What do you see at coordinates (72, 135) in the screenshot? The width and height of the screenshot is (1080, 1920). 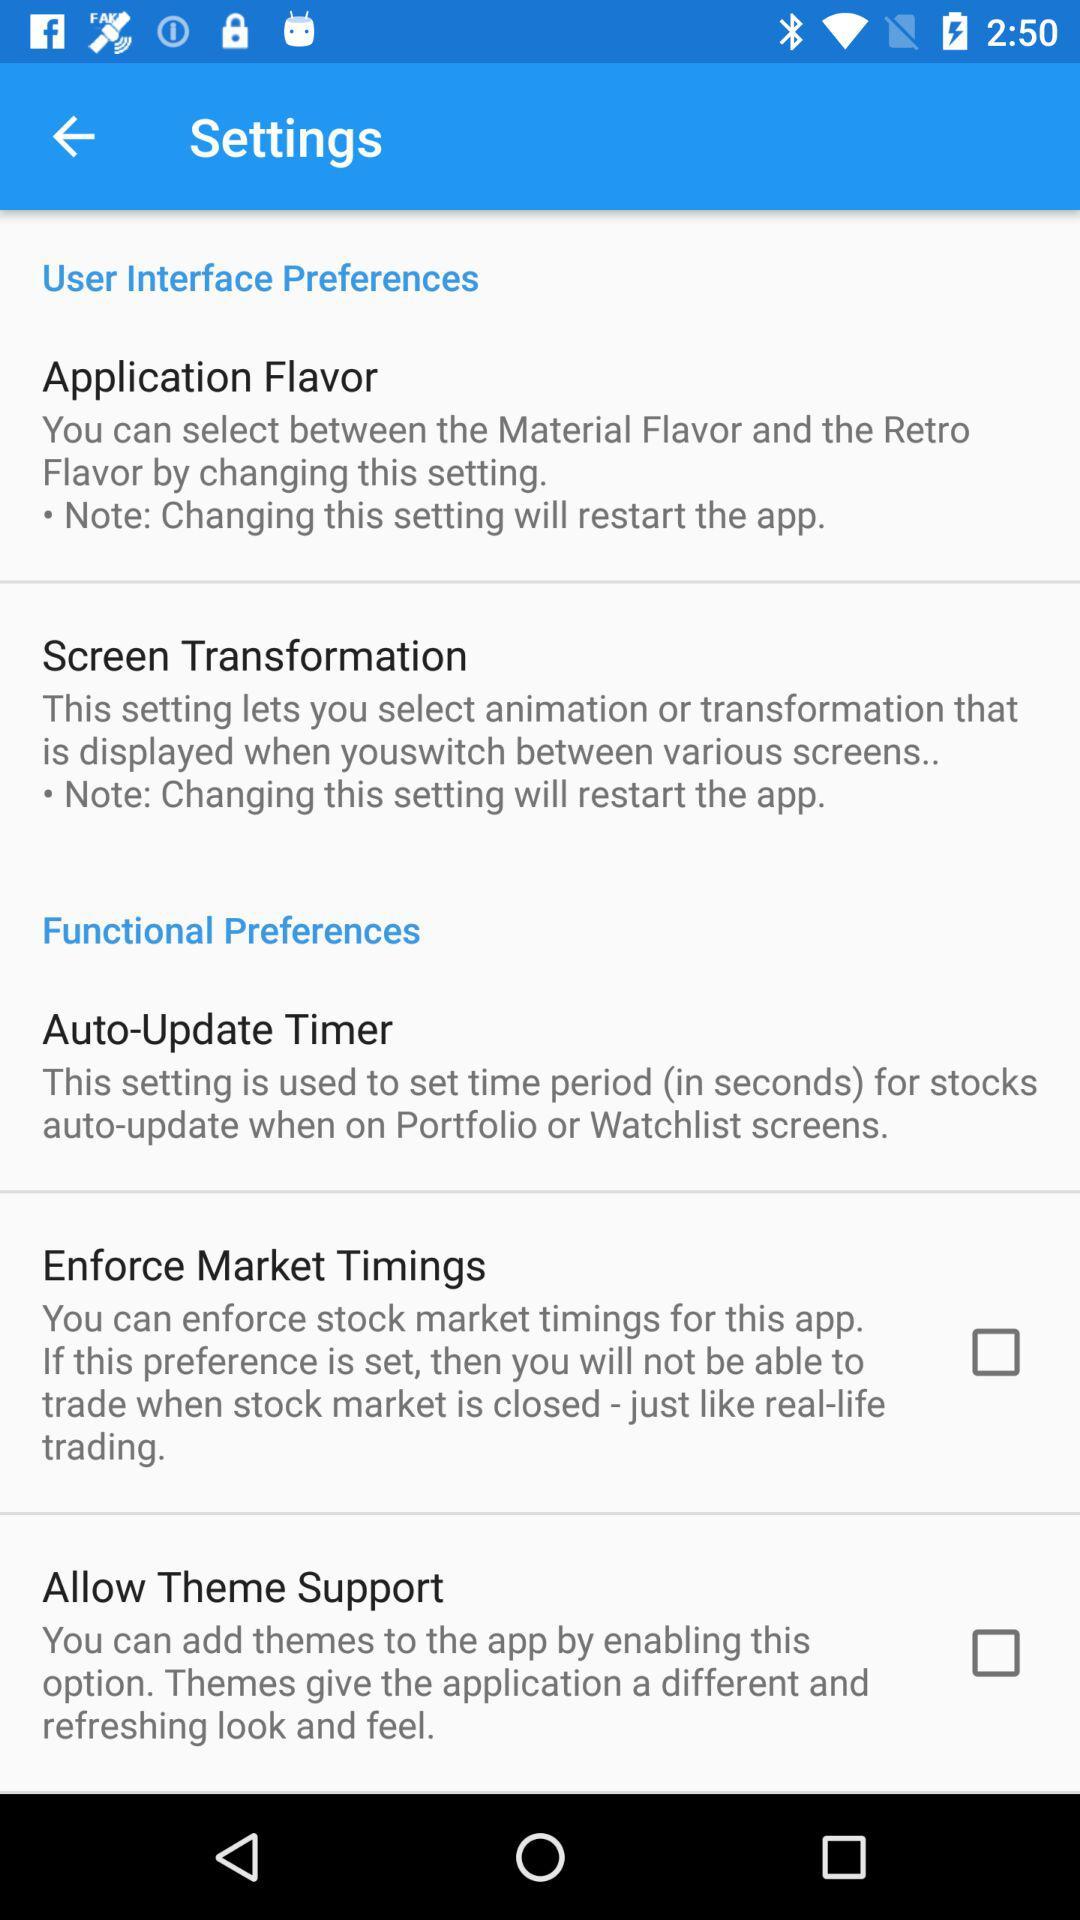 I see `icon above the user interface preferences icon` at bounding box center [72, 135].